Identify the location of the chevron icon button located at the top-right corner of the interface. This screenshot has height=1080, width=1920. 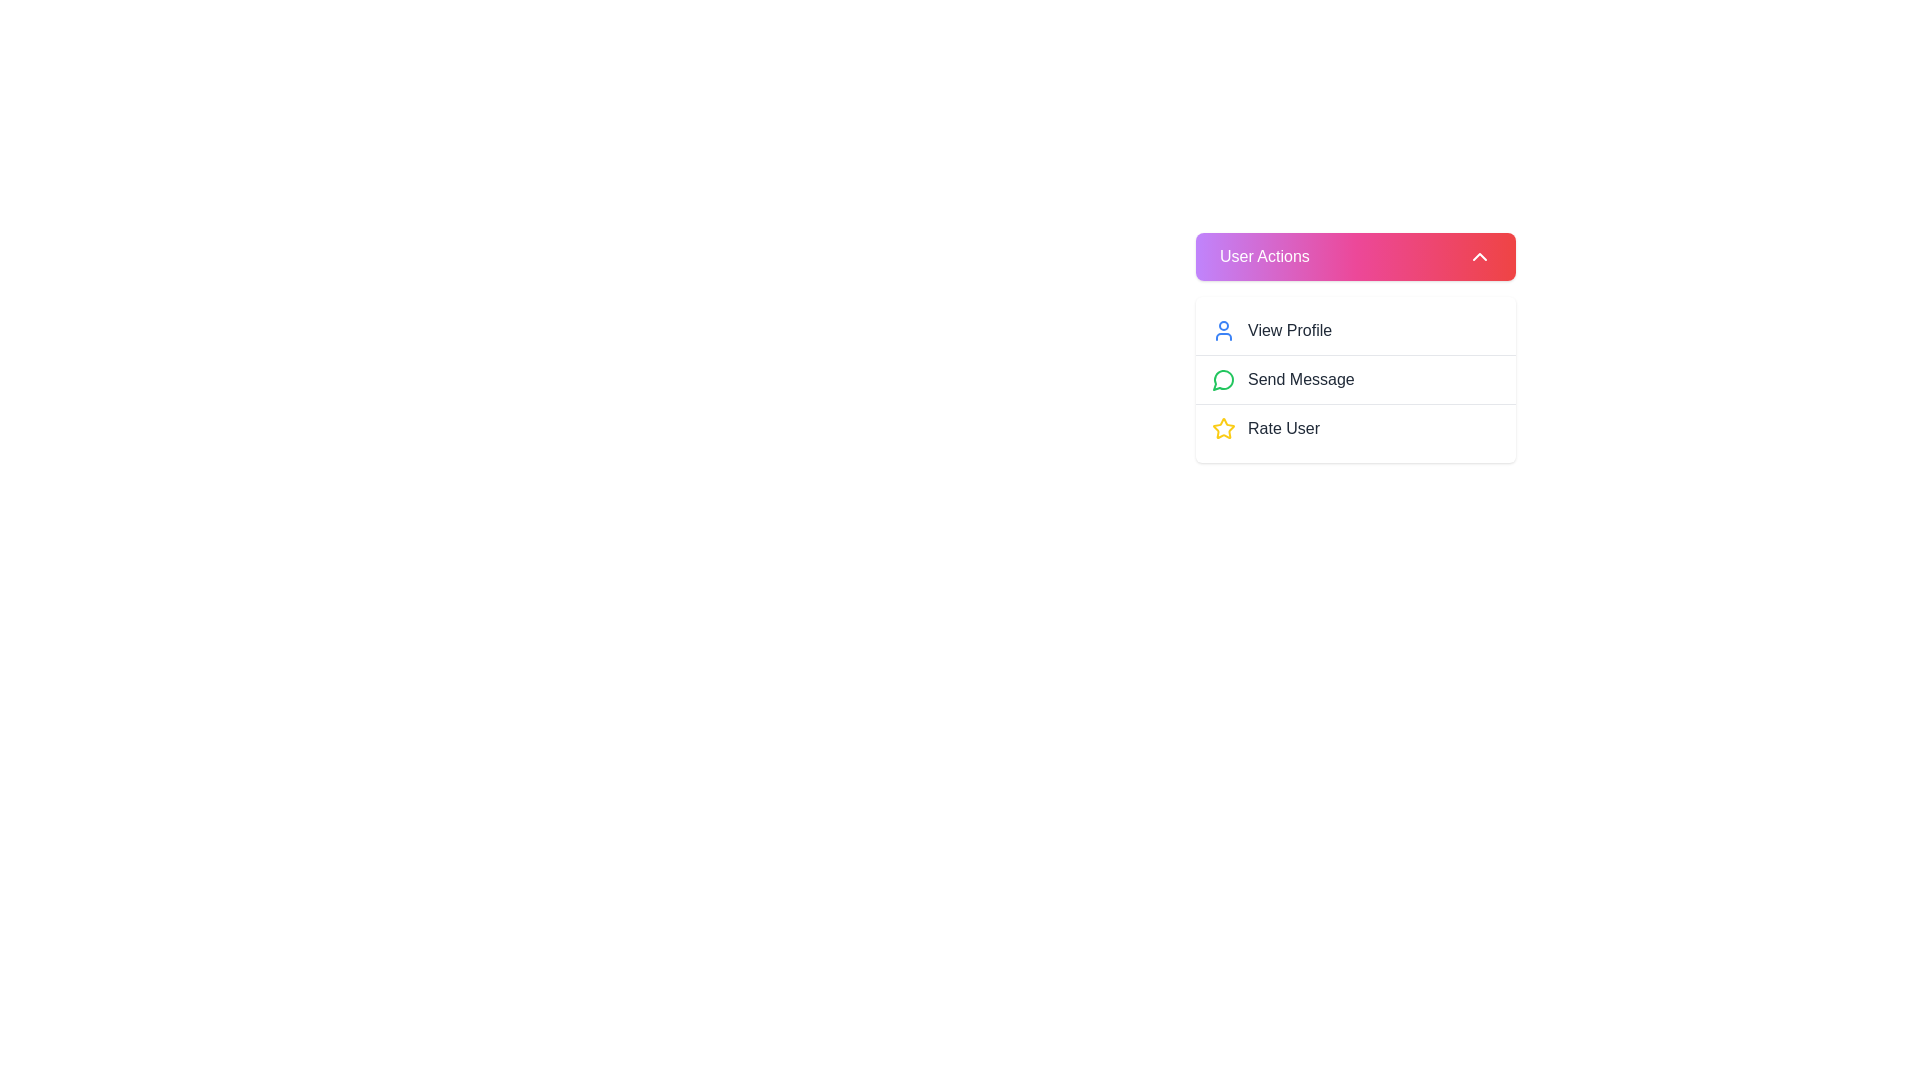
(1479, 256).